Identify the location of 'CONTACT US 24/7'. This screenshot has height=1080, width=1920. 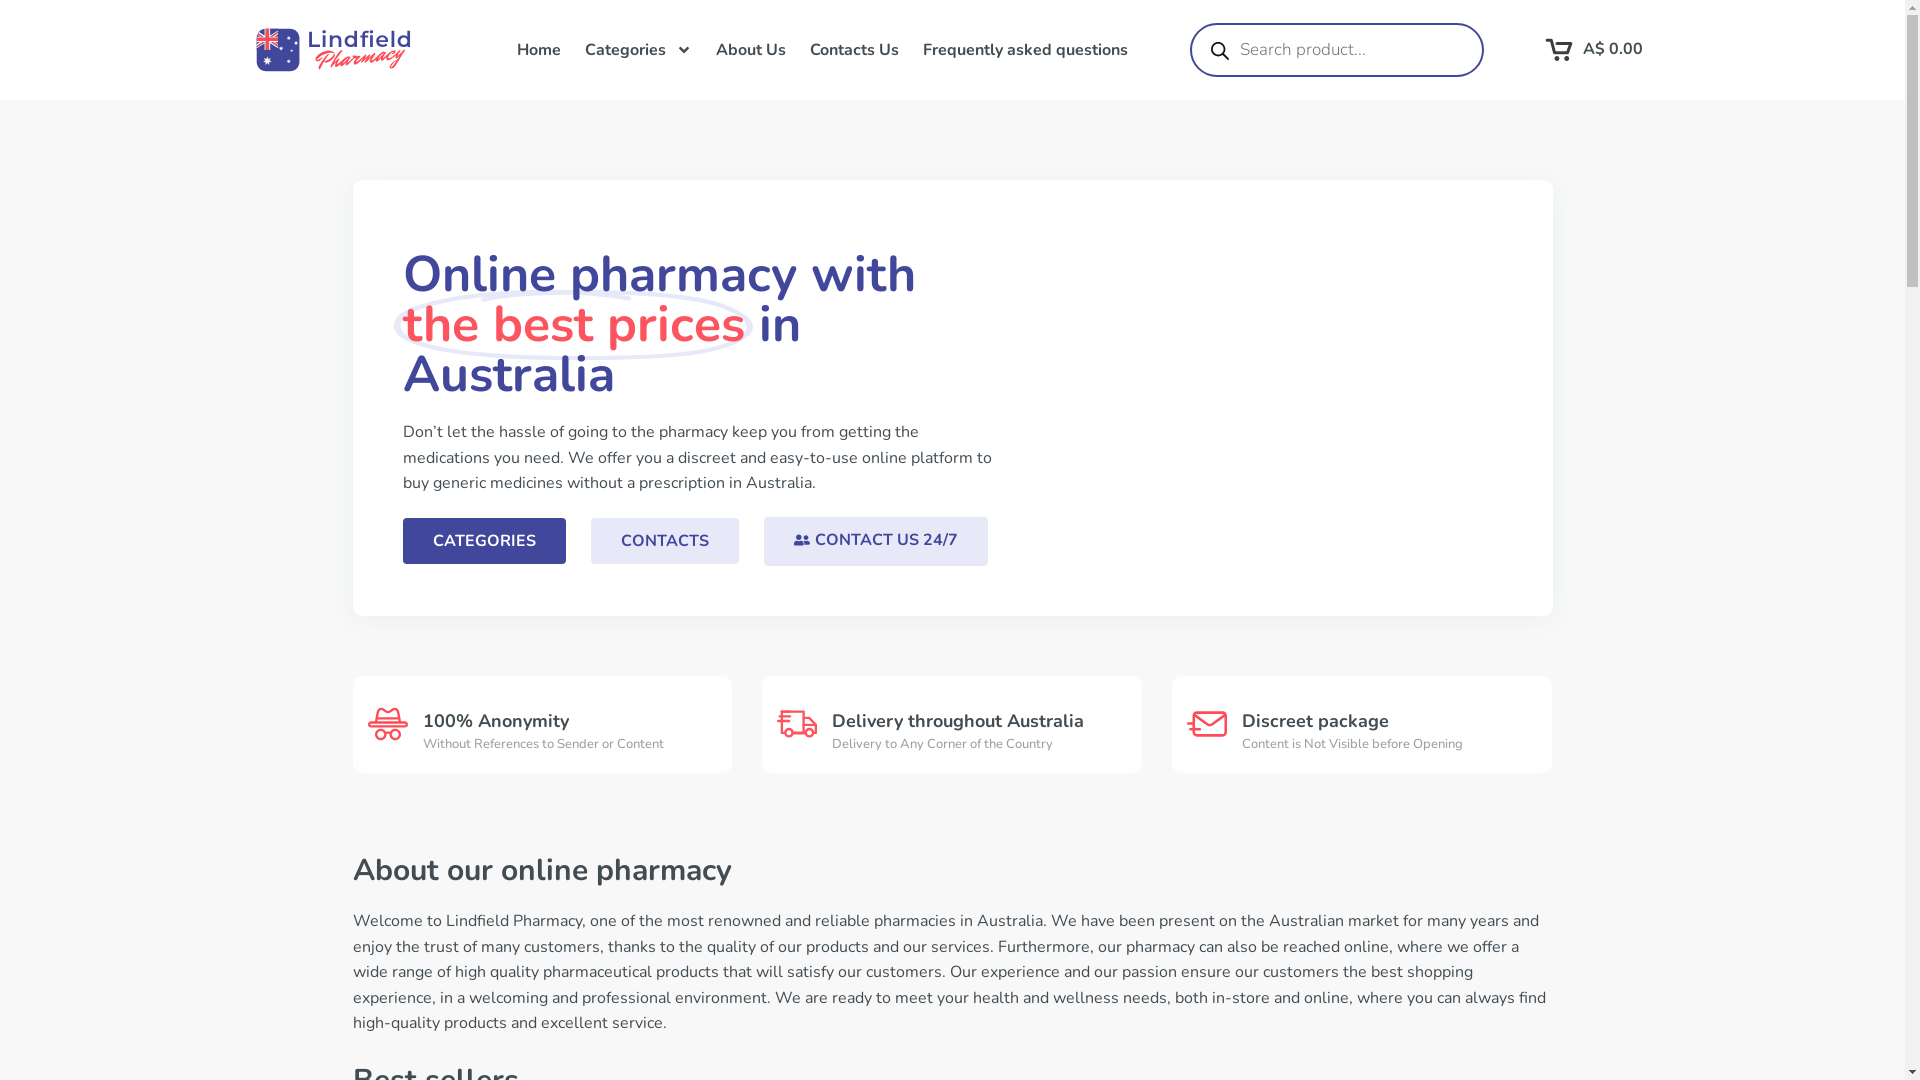
(875, 541).